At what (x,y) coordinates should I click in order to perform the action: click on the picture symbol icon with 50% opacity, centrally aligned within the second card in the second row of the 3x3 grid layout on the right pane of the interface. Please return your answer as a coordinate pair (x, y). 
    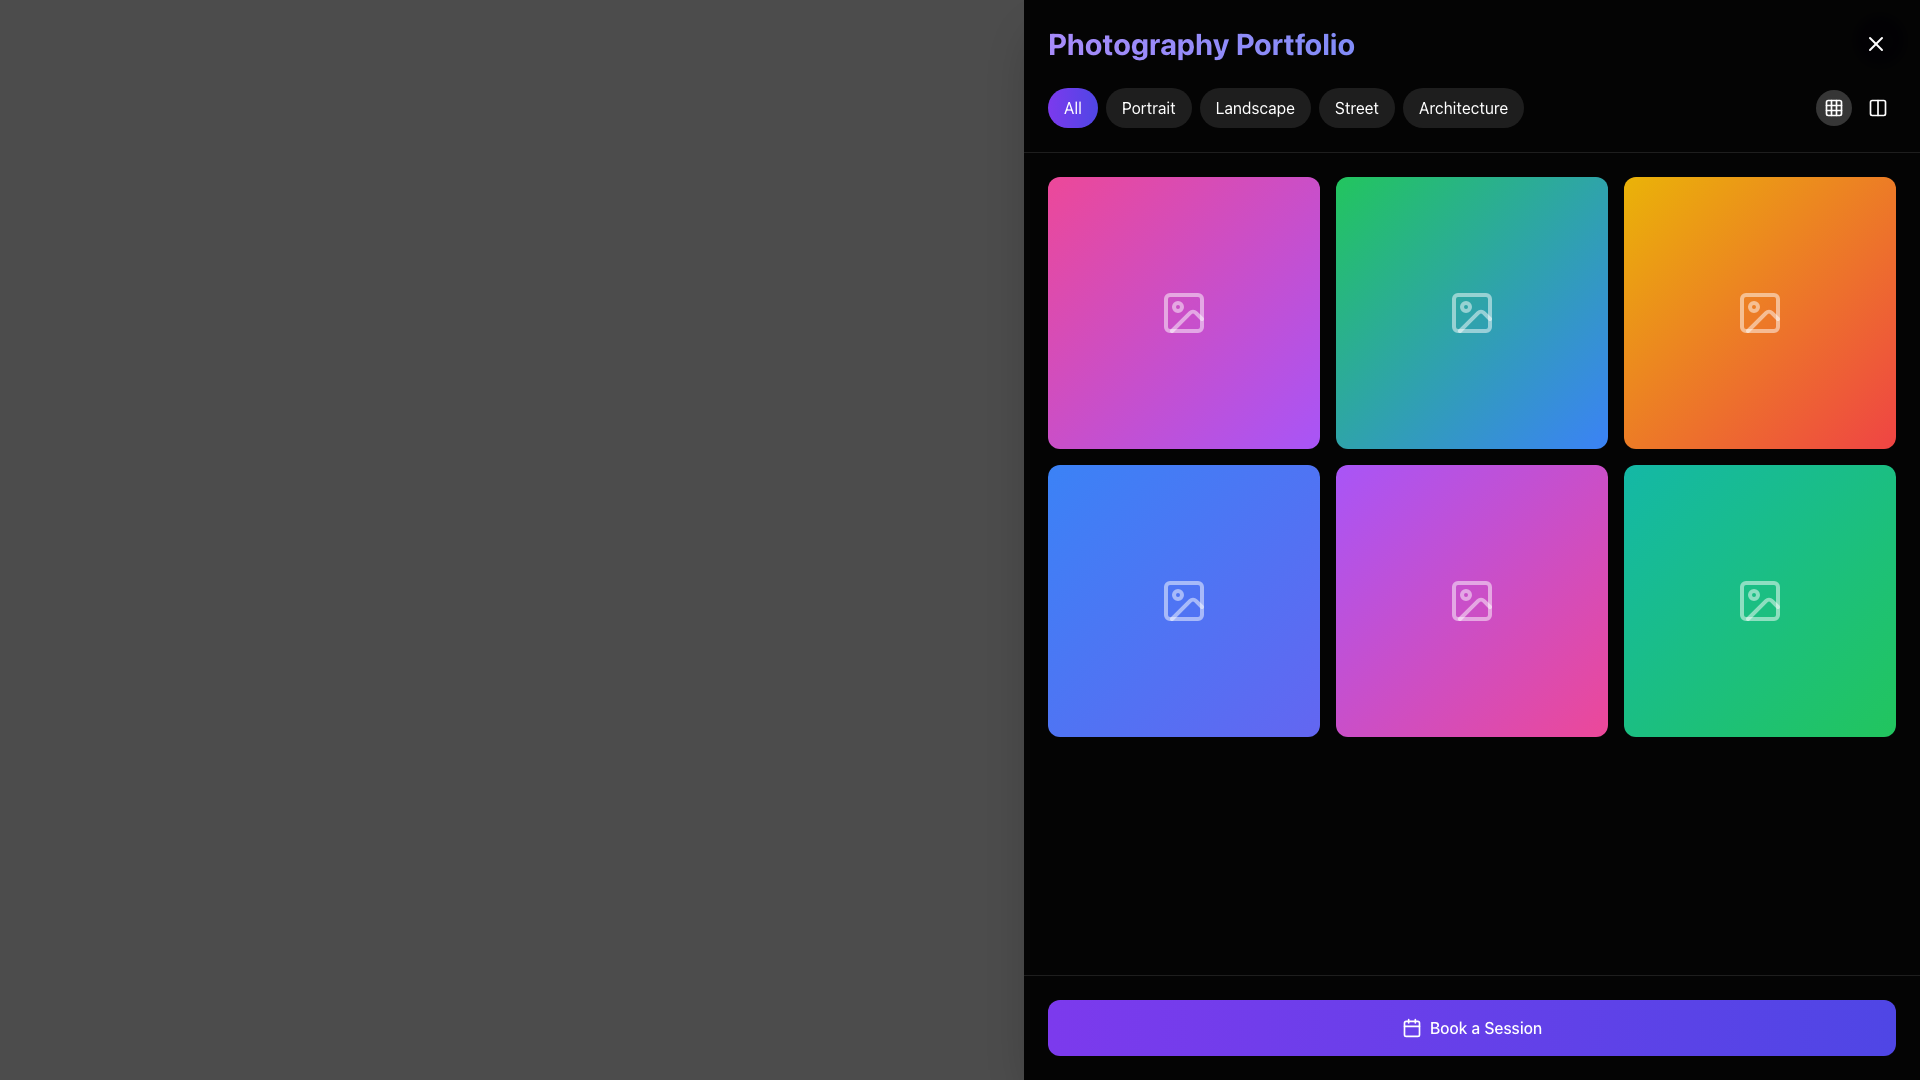
    Looking at the image, I should click on (1184, 600).